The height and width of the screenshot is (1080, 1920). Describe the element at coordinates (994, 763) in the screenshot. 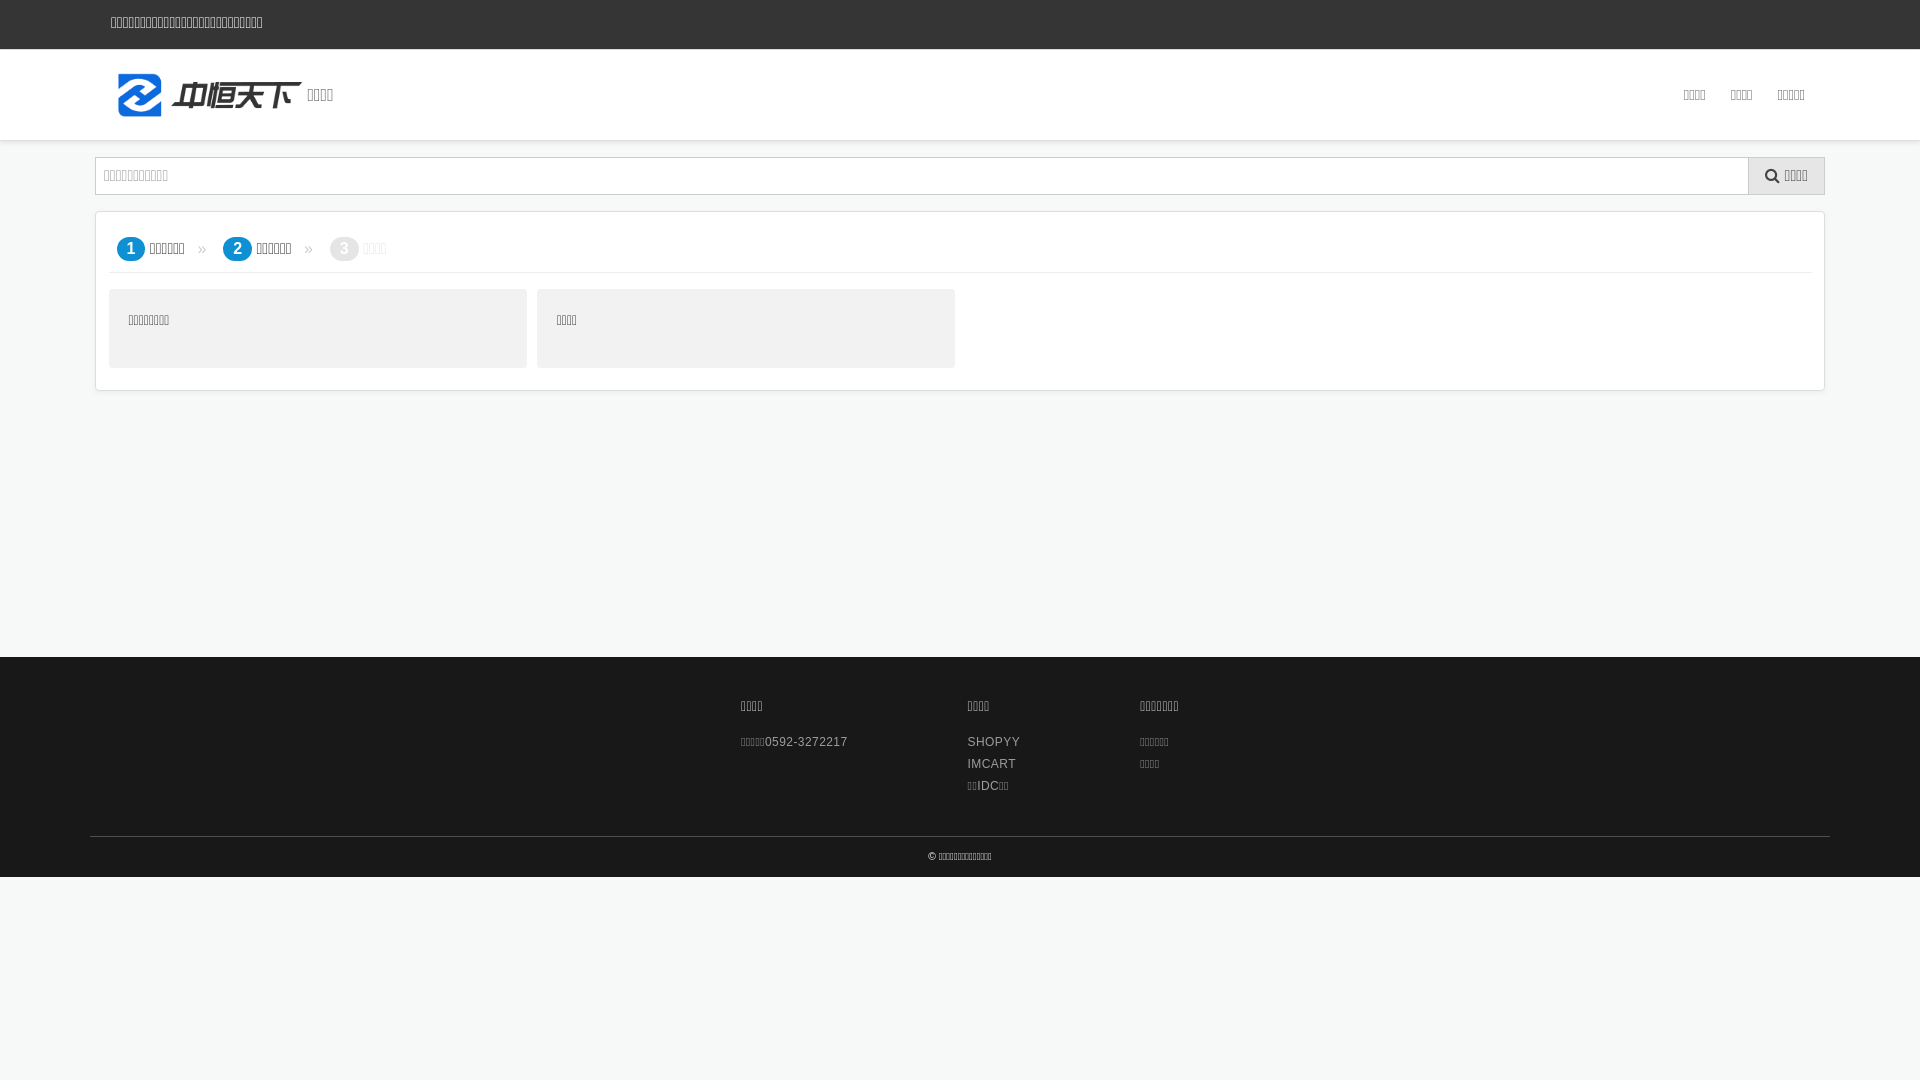

I see `'IMCART'` at that location.